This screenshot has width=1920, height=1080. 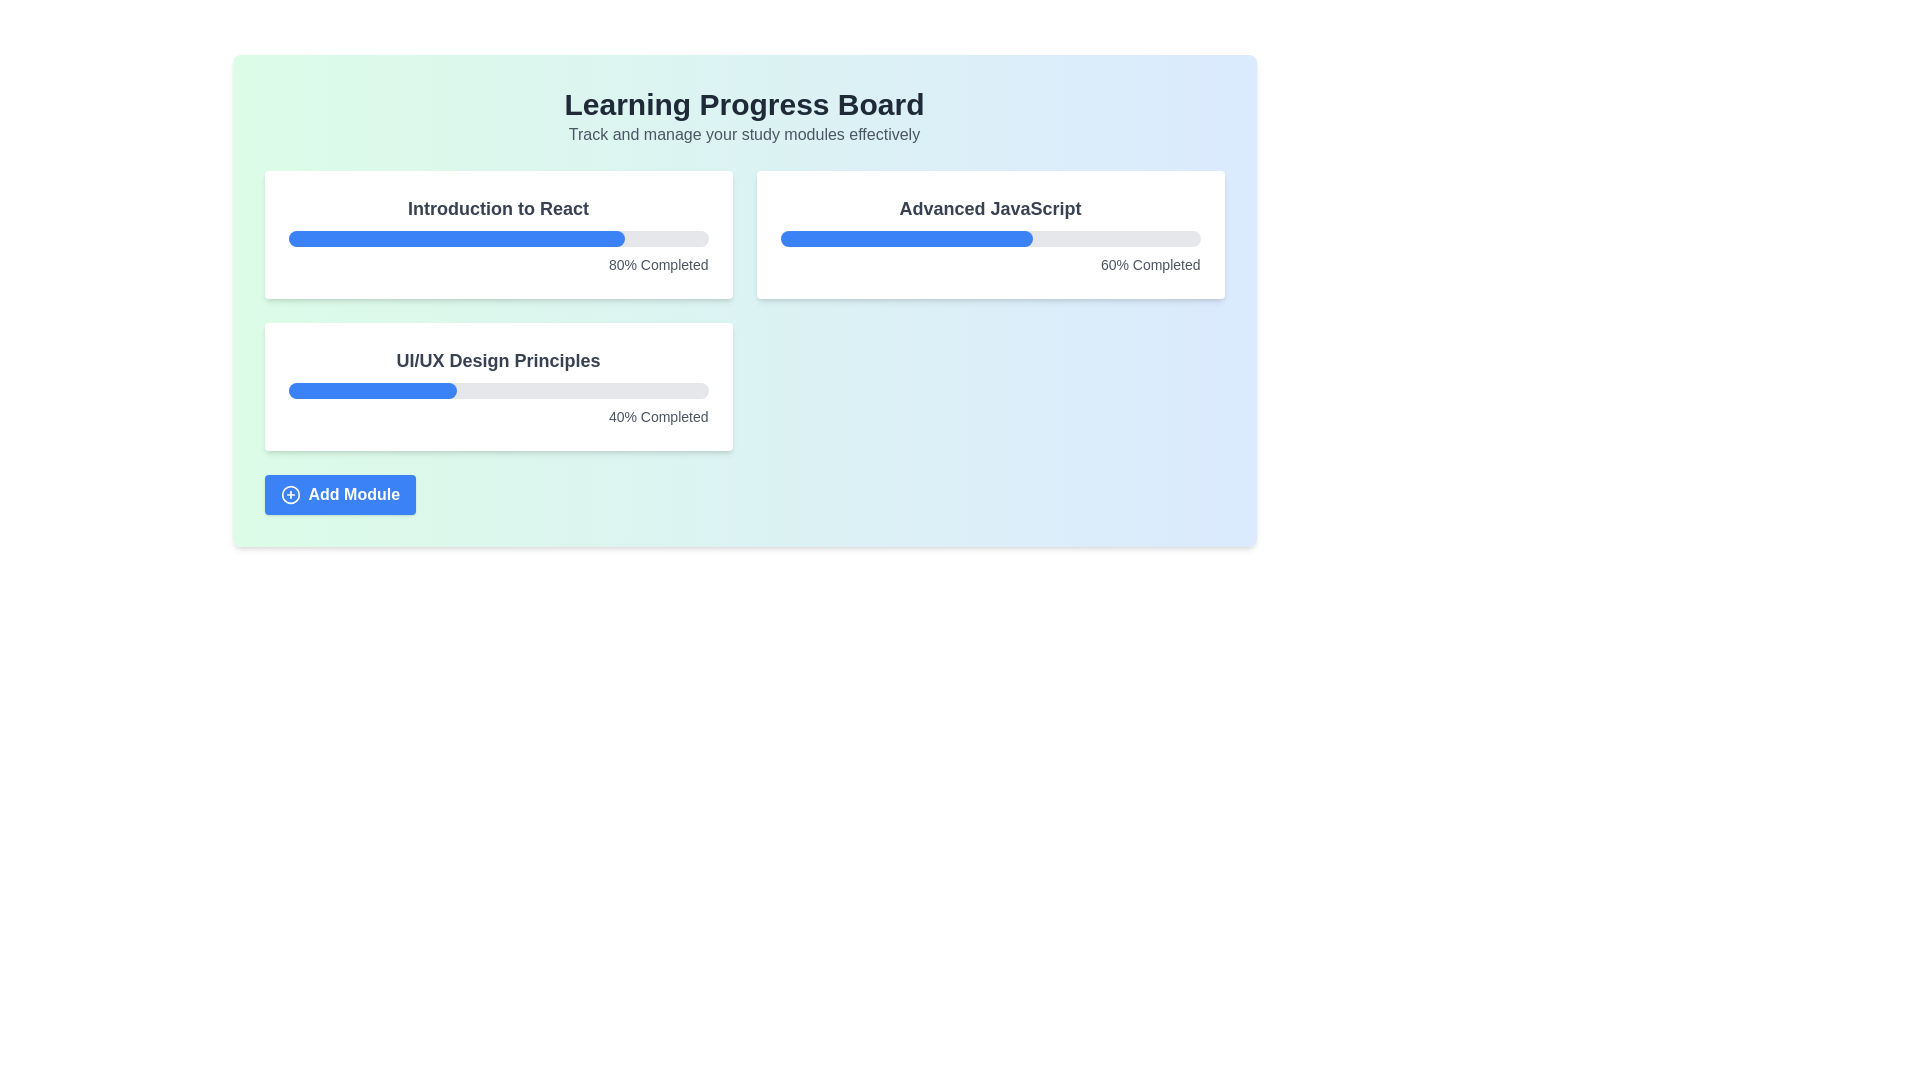 What do you see at coordinates (990, 238) in the screenshot?
I see `the progress bar indicating '60% Completed' located below the title 'Advanced JavaScript'` at bounding box center [990, 238].